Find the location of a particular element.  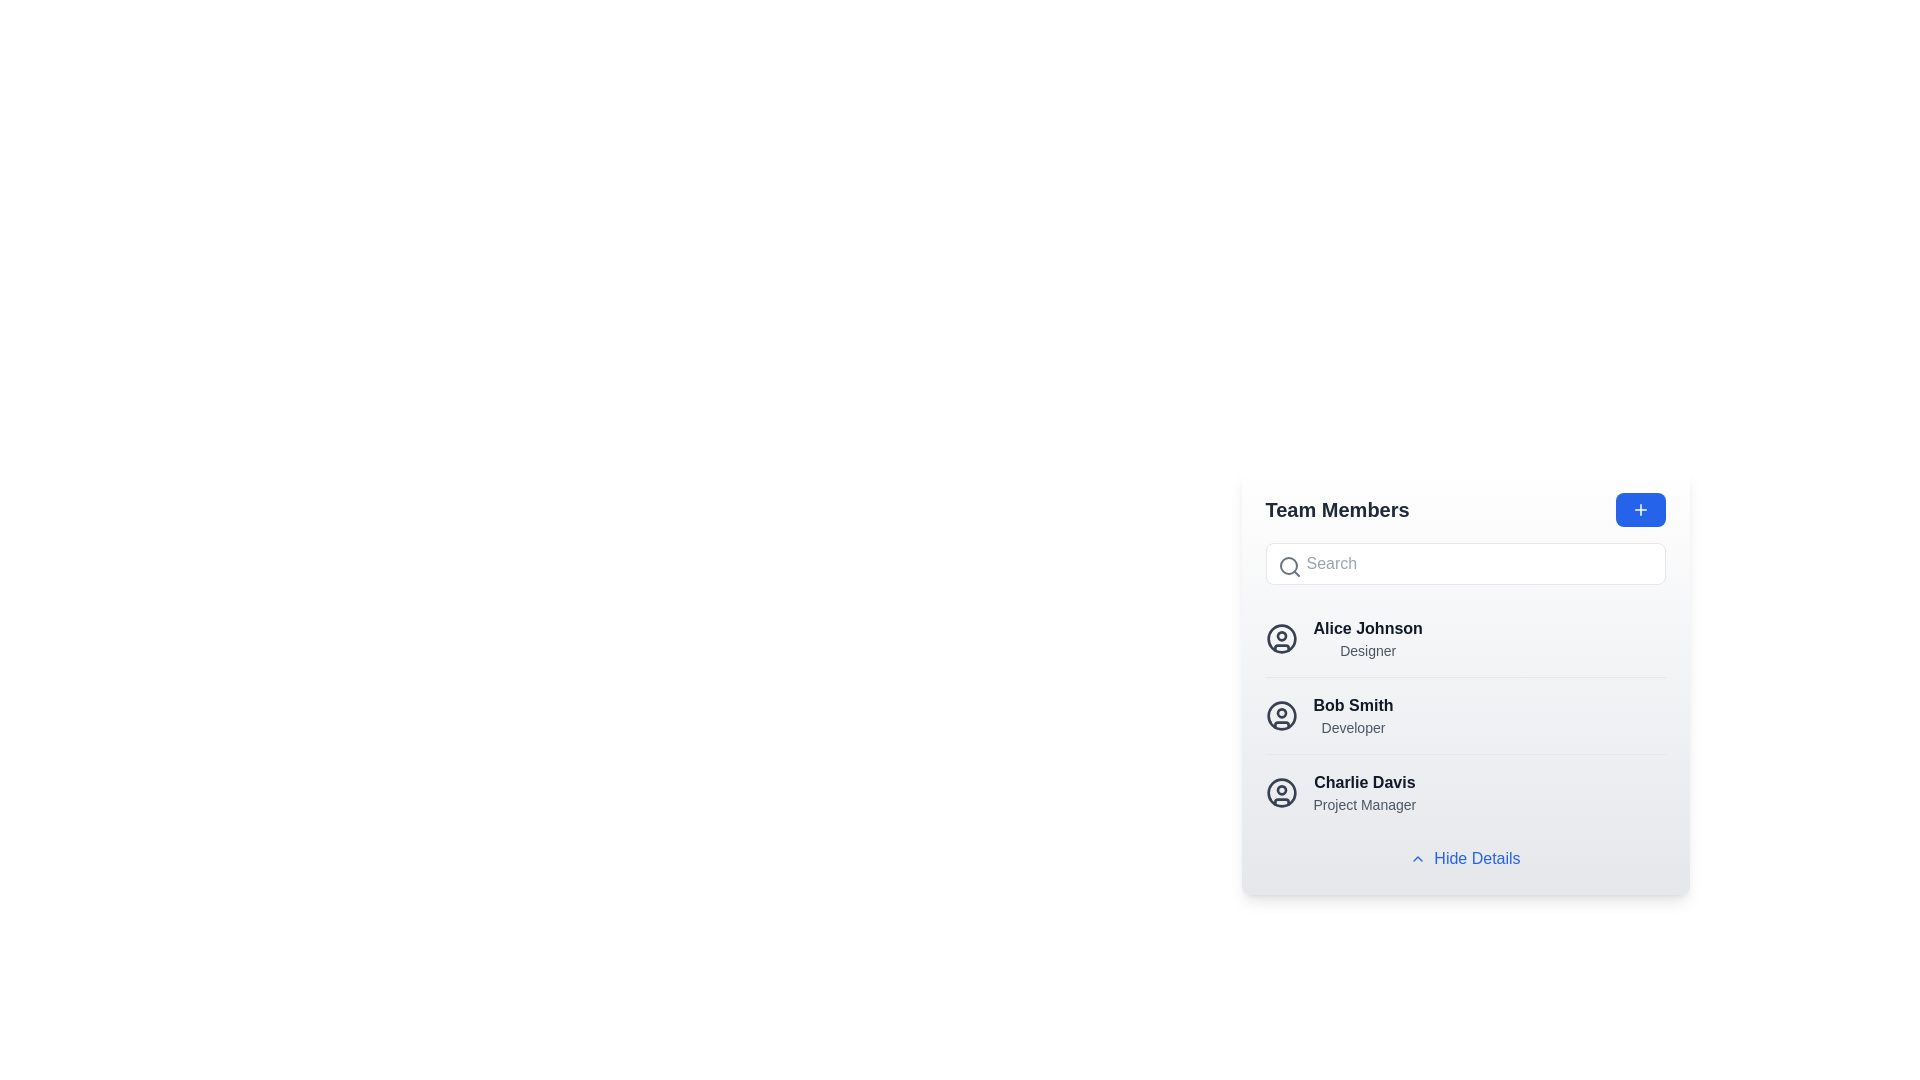

text label displaying 'Designer' located in the 'Team Members' section, directly underneath 'Alice Johnson' is located at coordinates (1367, 651).